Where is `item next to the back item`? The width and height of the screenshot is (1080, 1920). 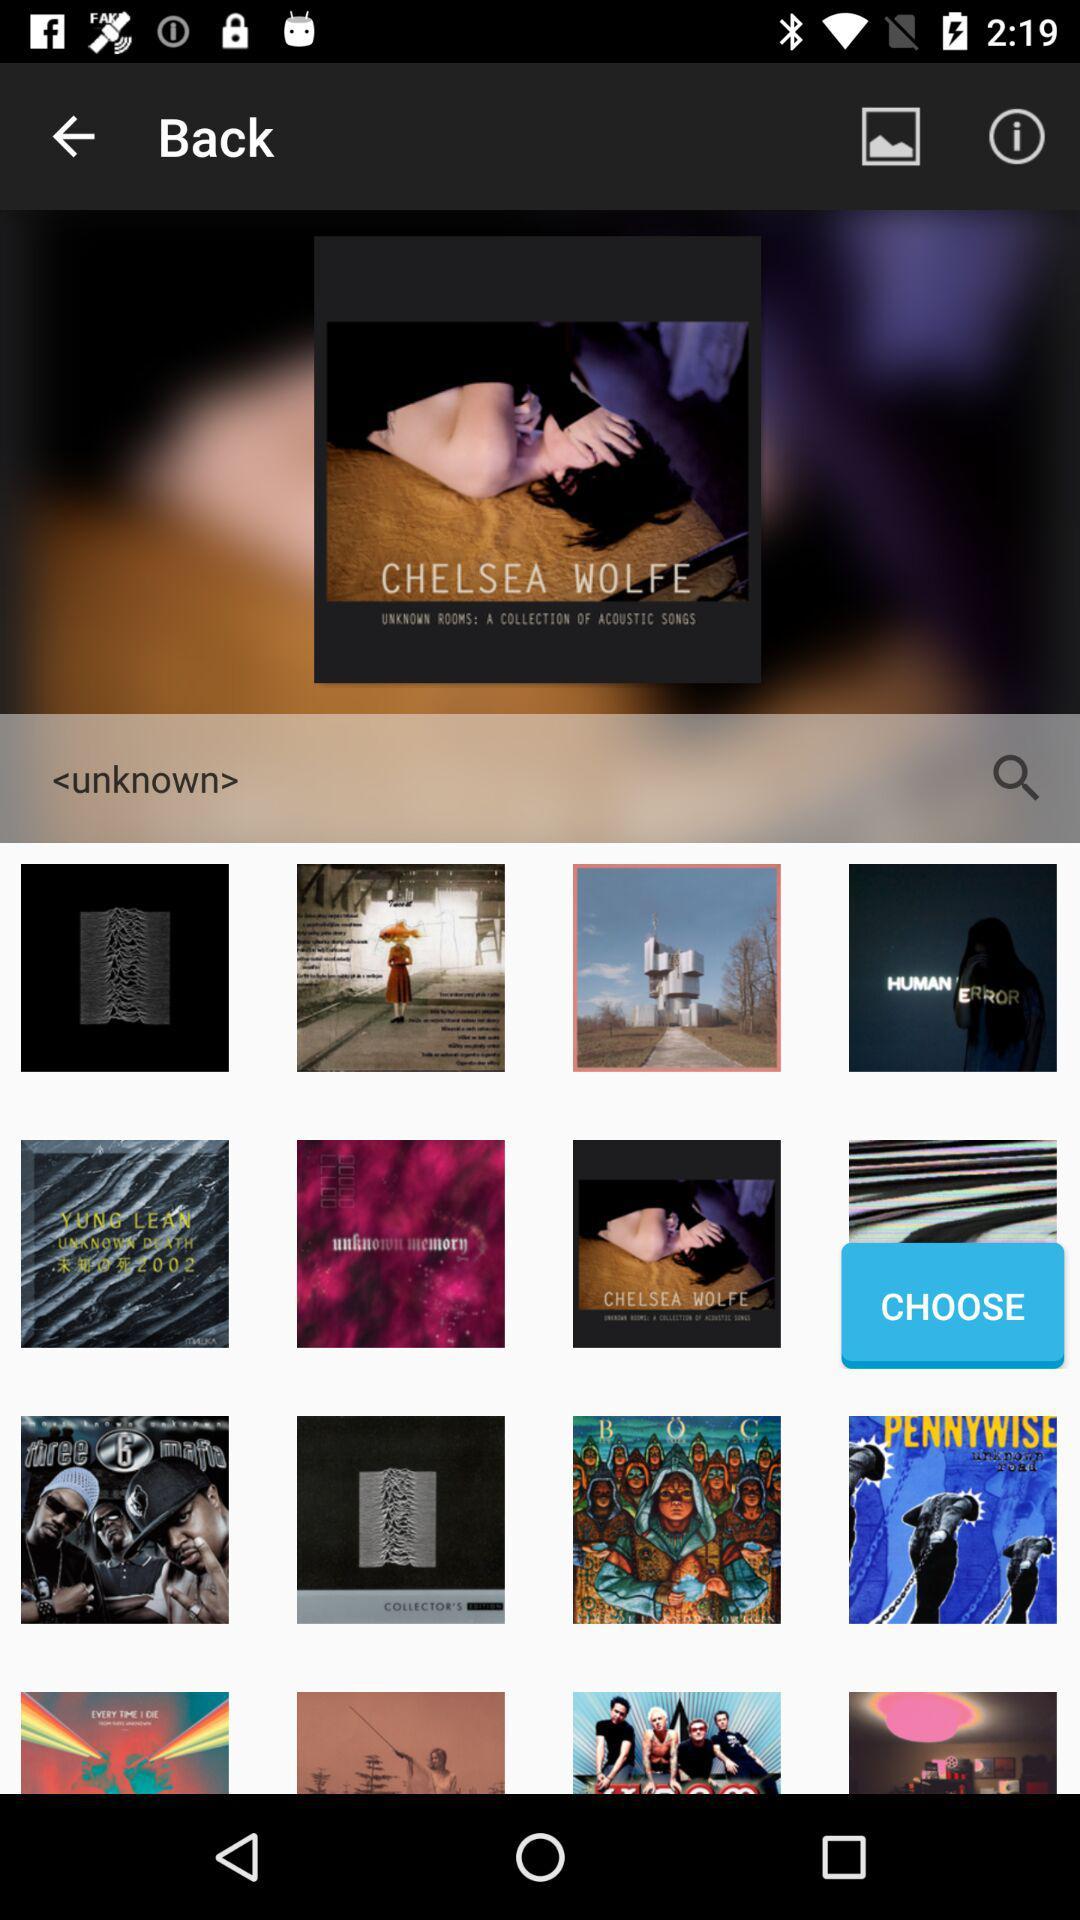
item next to the back item is located at coordinates (890, 135).